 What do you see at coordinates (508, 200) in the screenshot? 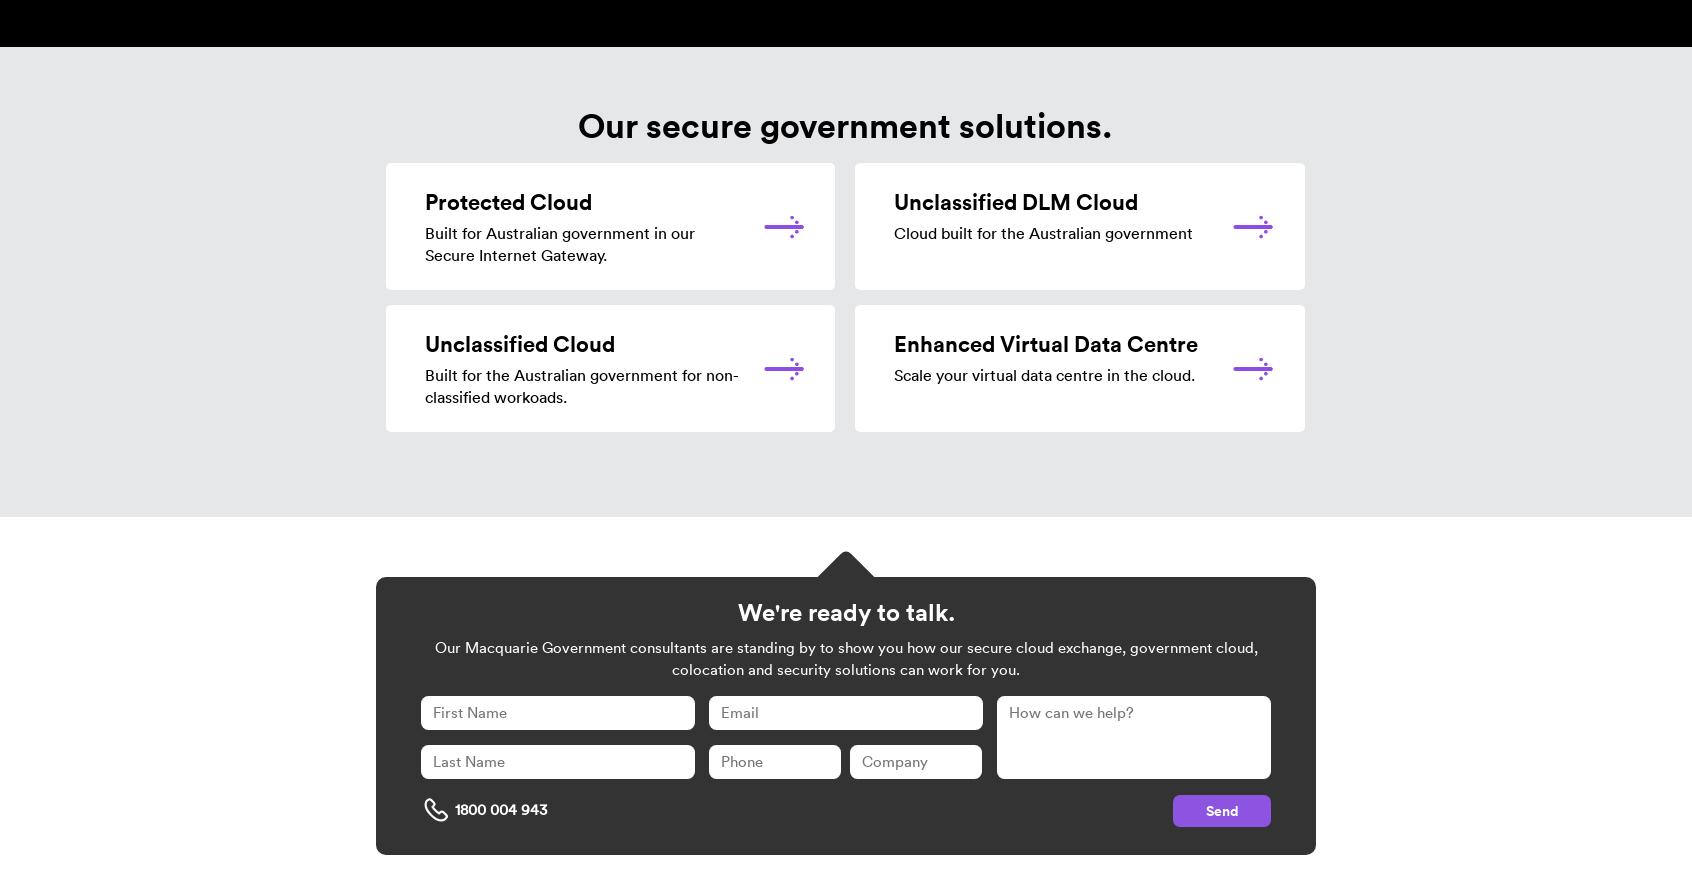
I see `'Protected Cloud'` at bounding box center [508, 200].